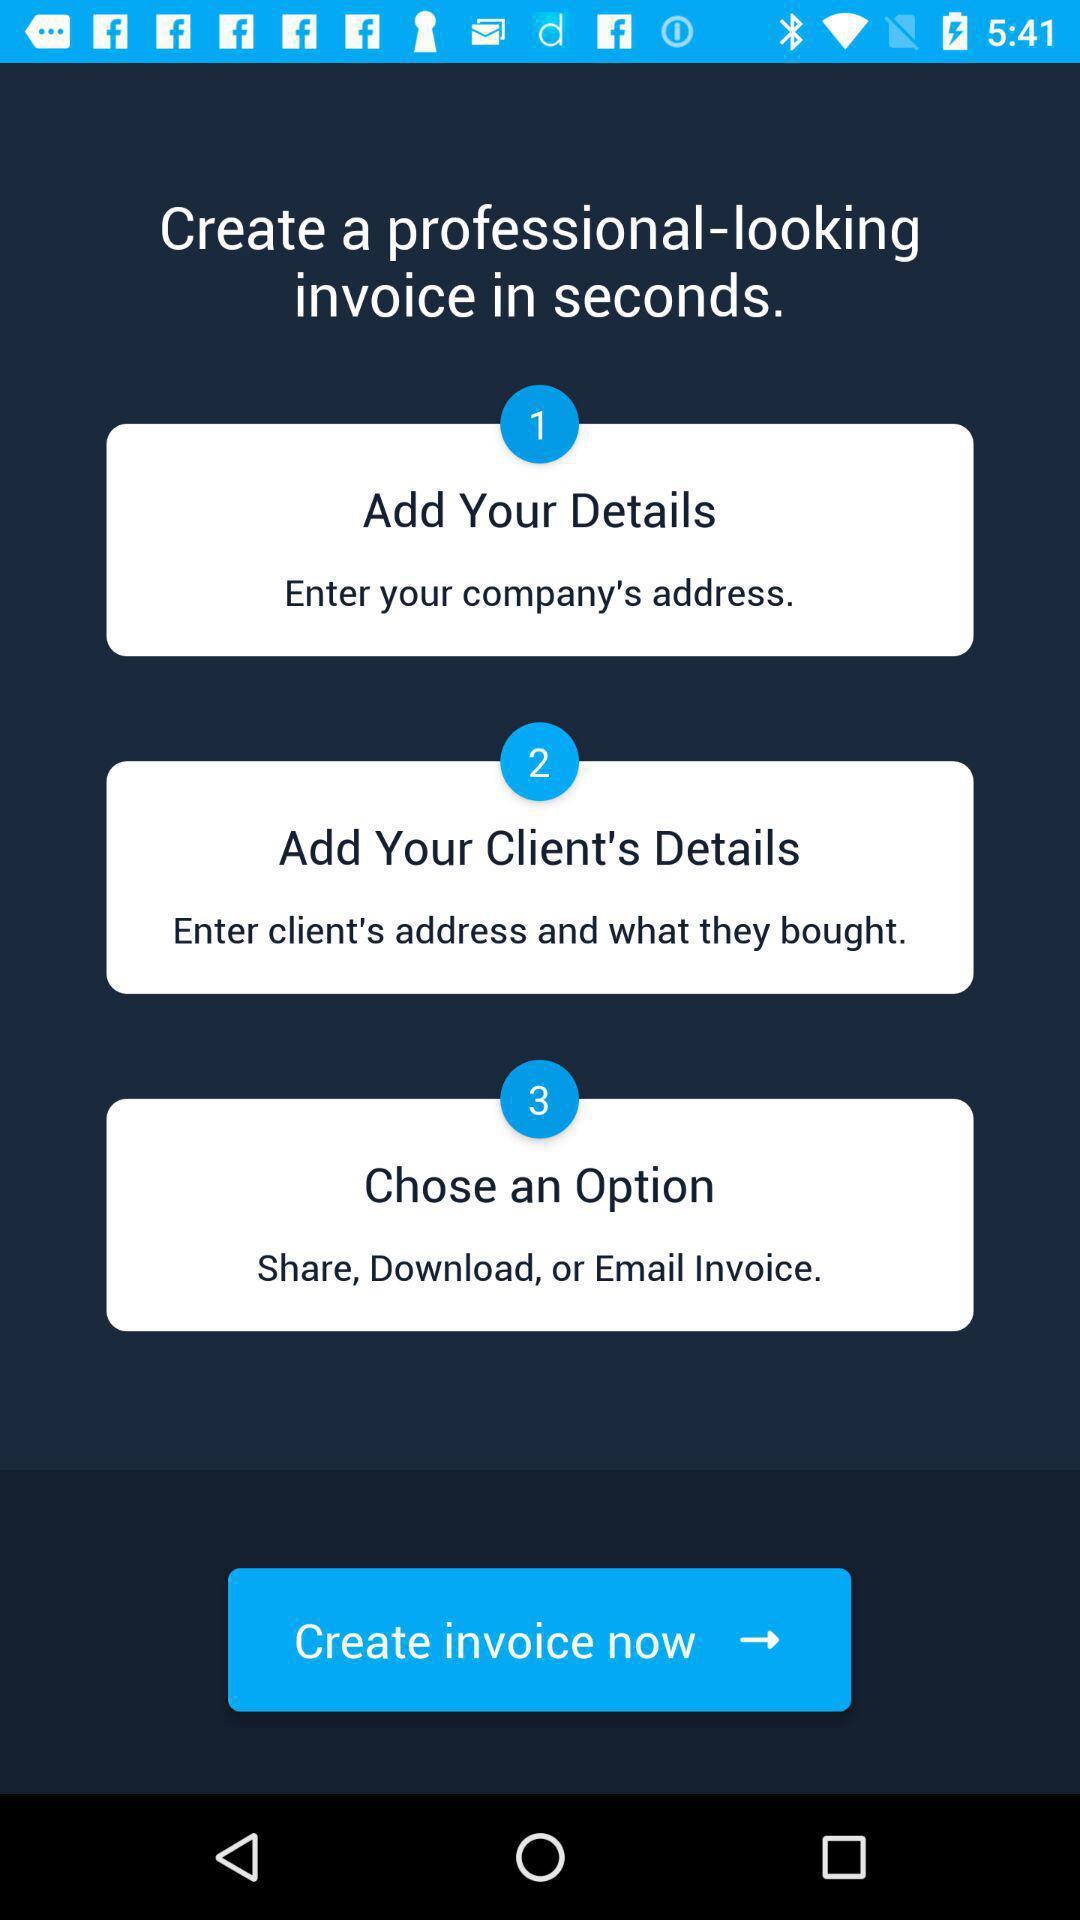  I want to click on the last text in the page, so click(538, 1640).